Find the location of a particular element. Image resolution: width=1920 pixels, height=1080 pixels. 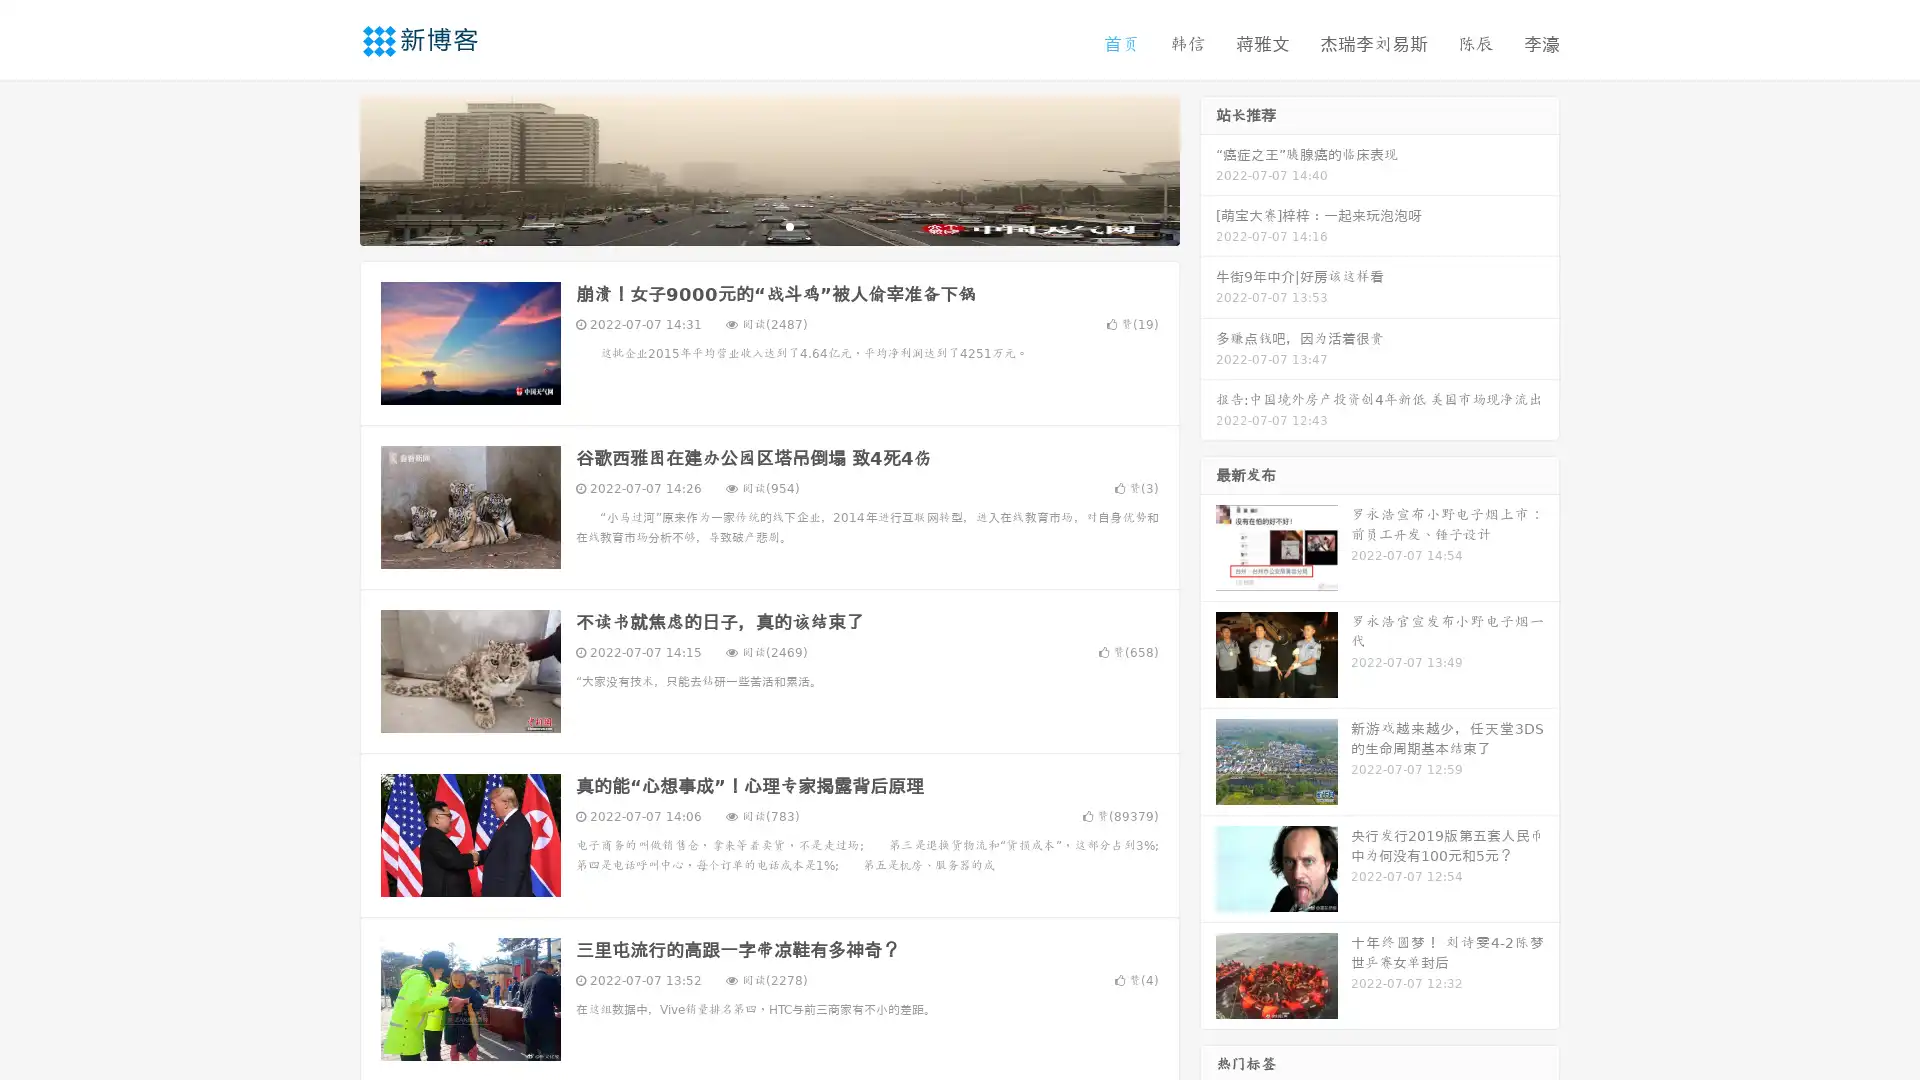

Next slide is located at coordinates (1208, 168).